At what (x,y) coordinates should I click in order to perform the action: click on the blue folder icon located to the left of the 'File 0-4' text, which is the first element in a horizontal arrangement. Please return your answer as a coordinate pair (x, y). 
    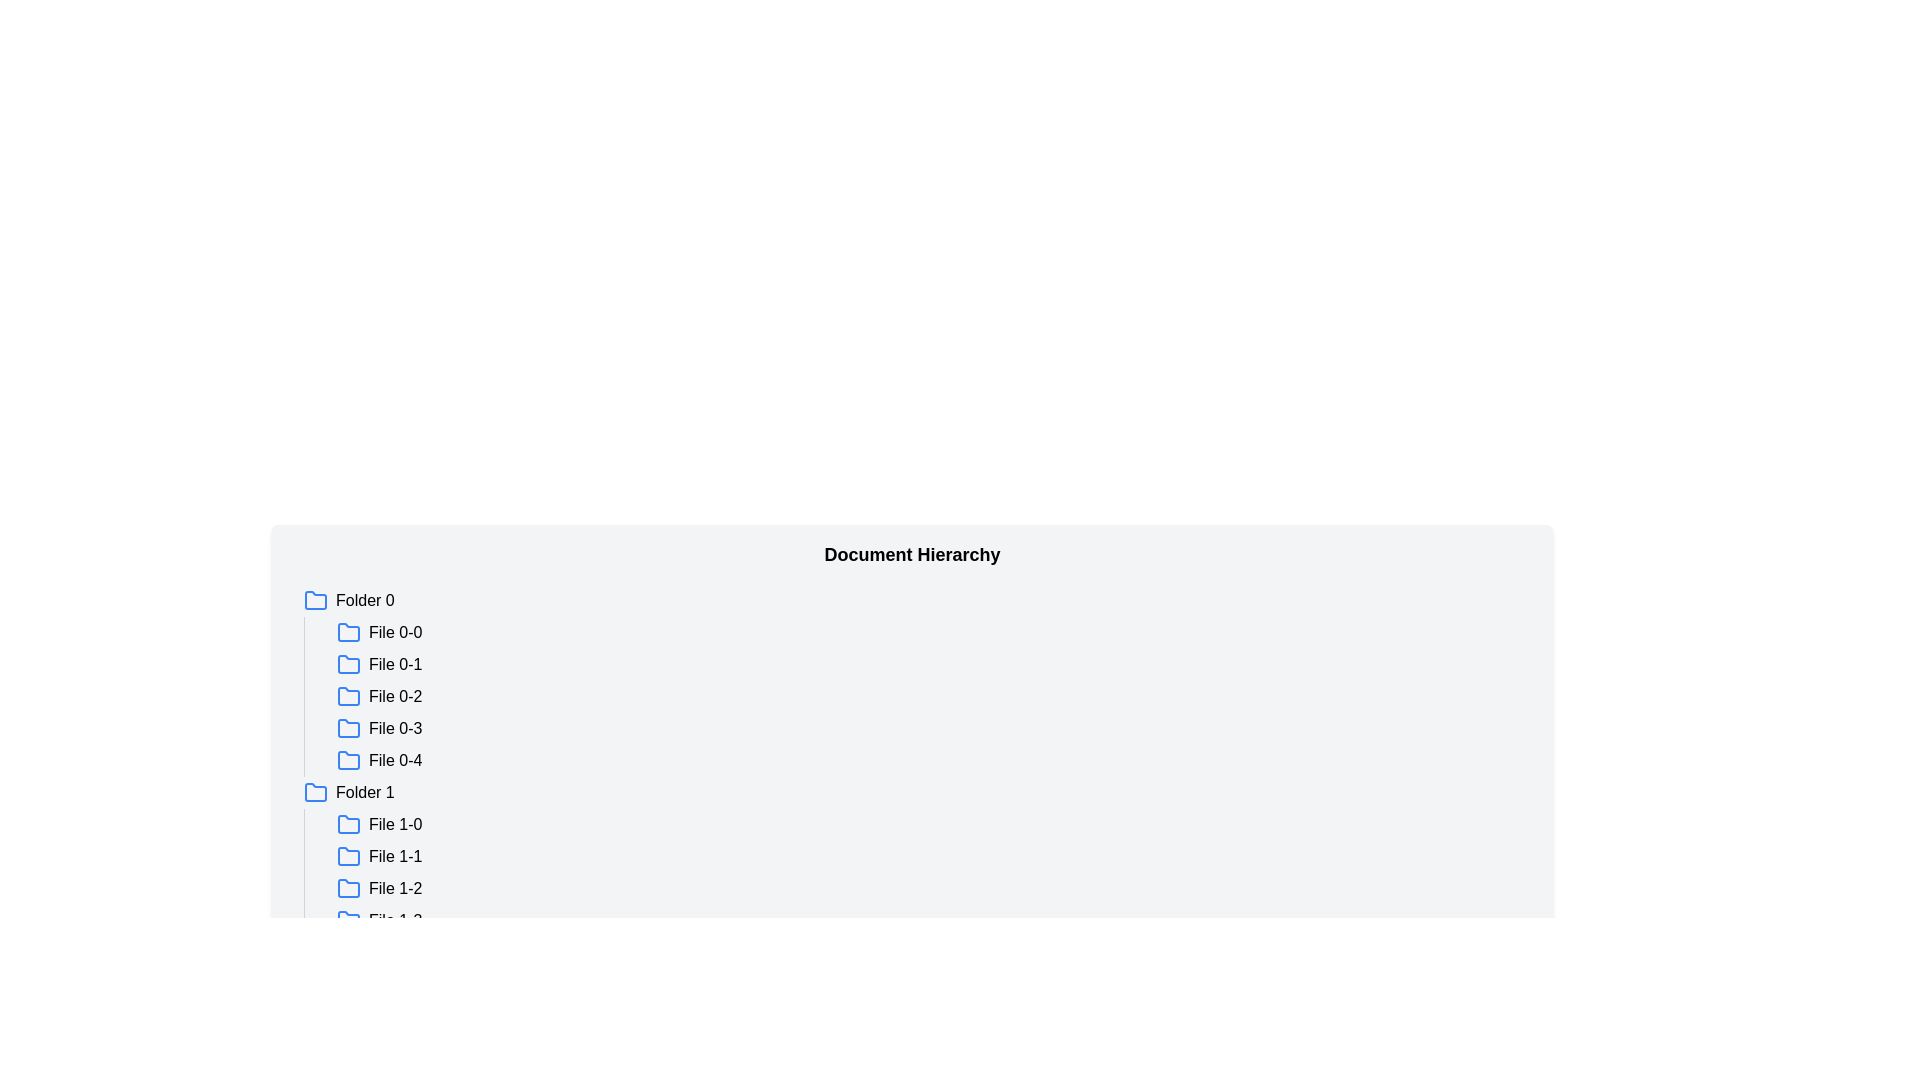
    Looking at the image, I should click on (349, 760).